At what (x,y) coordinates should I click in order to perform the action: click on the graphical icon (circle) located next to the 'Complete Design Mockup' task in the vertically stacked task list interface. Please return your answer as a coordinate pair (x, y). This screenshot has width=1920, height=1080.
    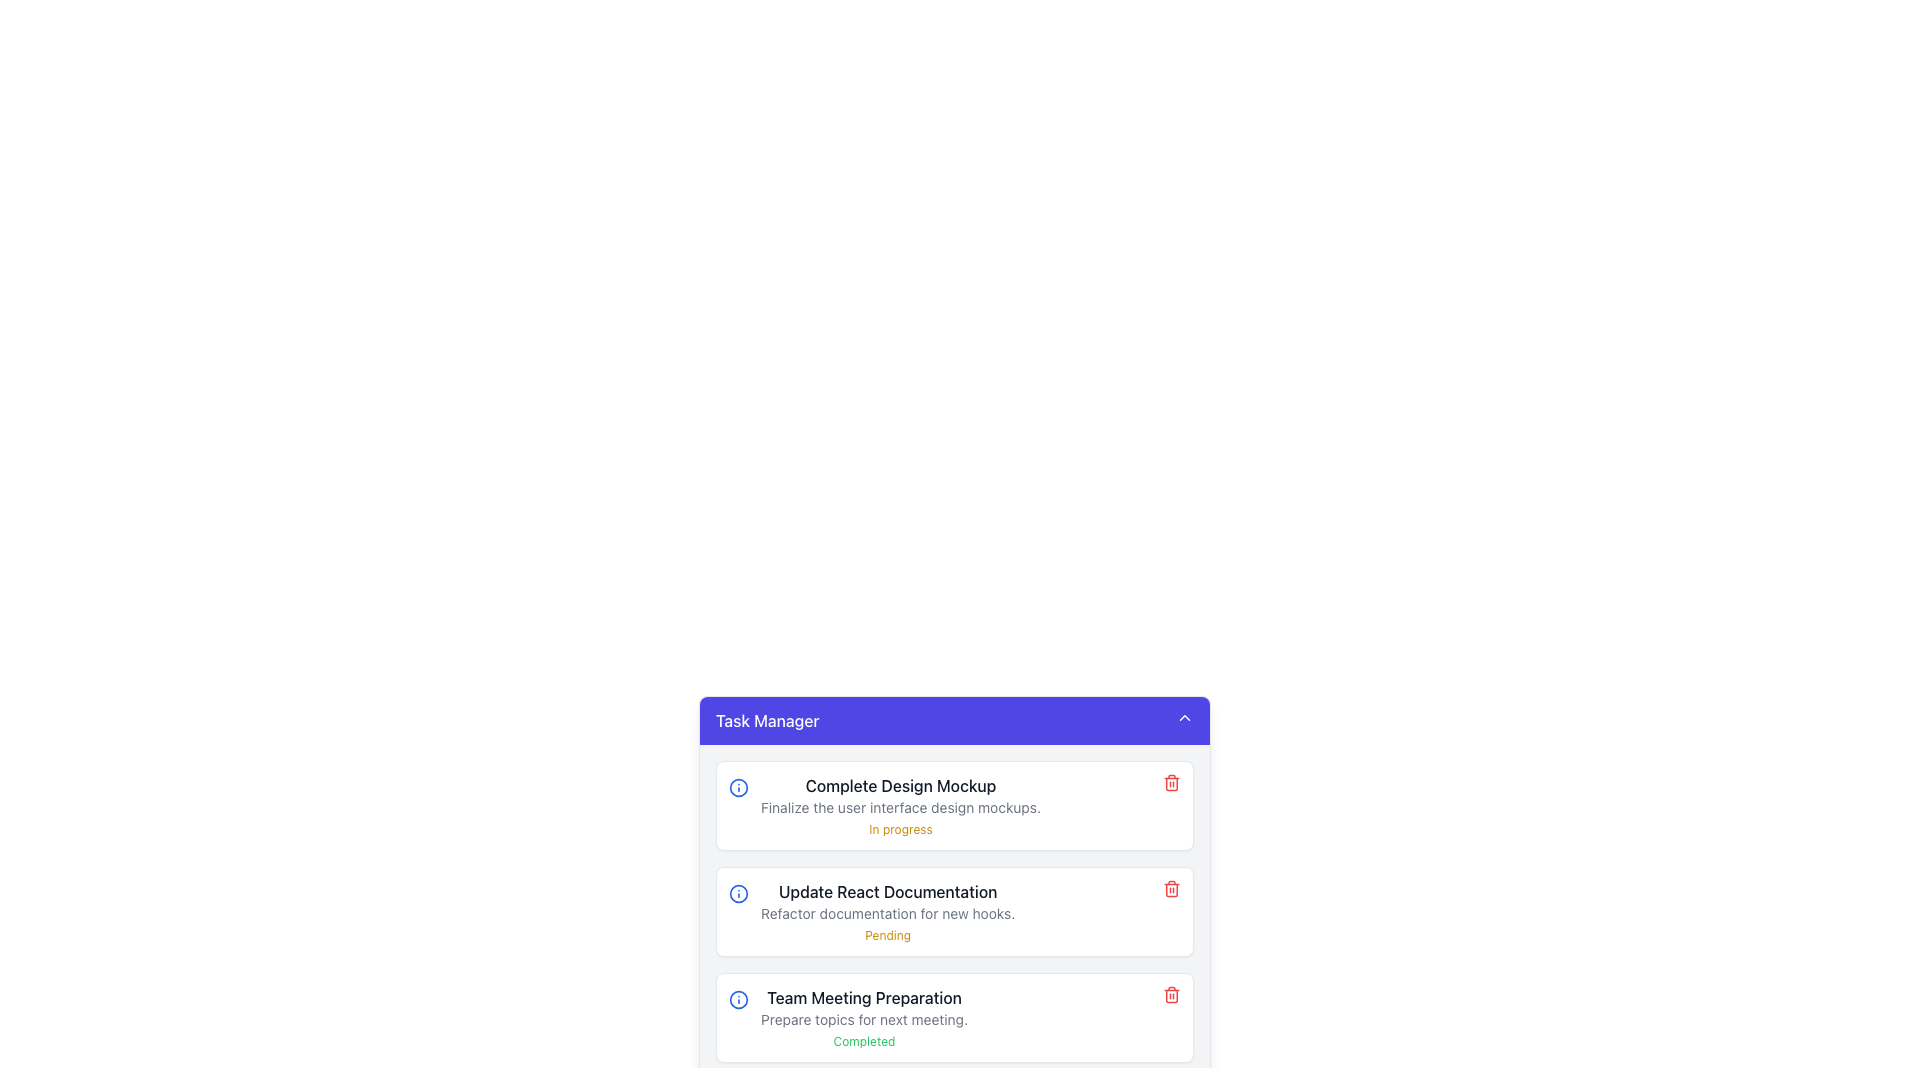
    Looking at the image, I should click on (738, 999).